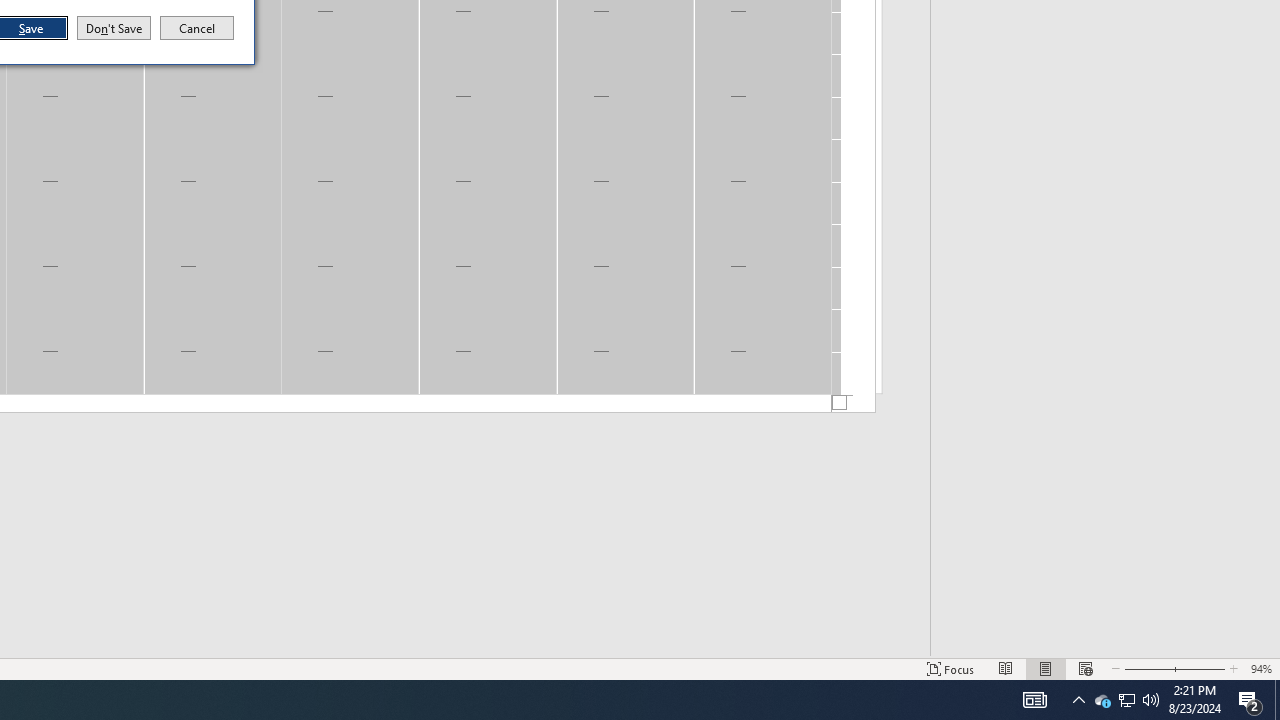 This screenshot has height=720, width=1280. Describe the element at coordinates (1006, 669) in the screenshot. I see `'Print Layout'` at that location.